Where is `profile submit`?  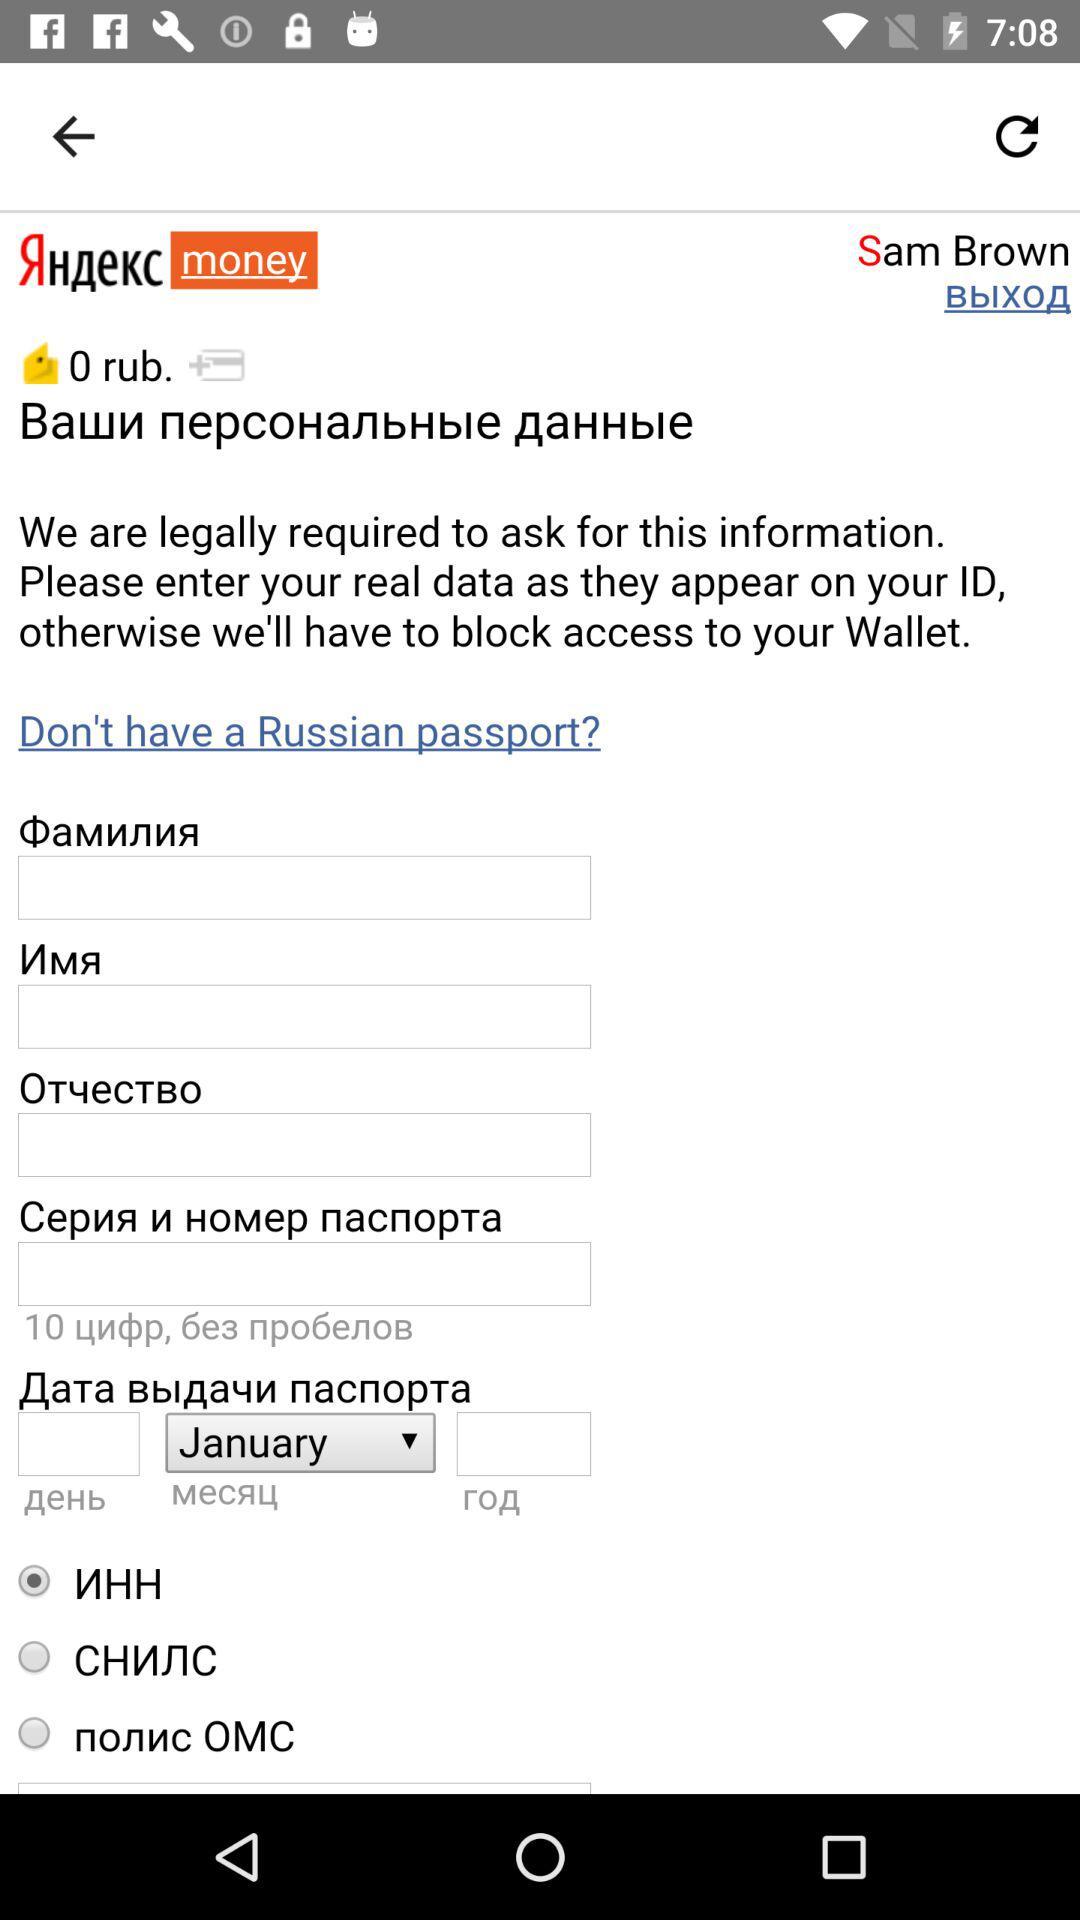
profile submit is located at coordinates (540, 1003).